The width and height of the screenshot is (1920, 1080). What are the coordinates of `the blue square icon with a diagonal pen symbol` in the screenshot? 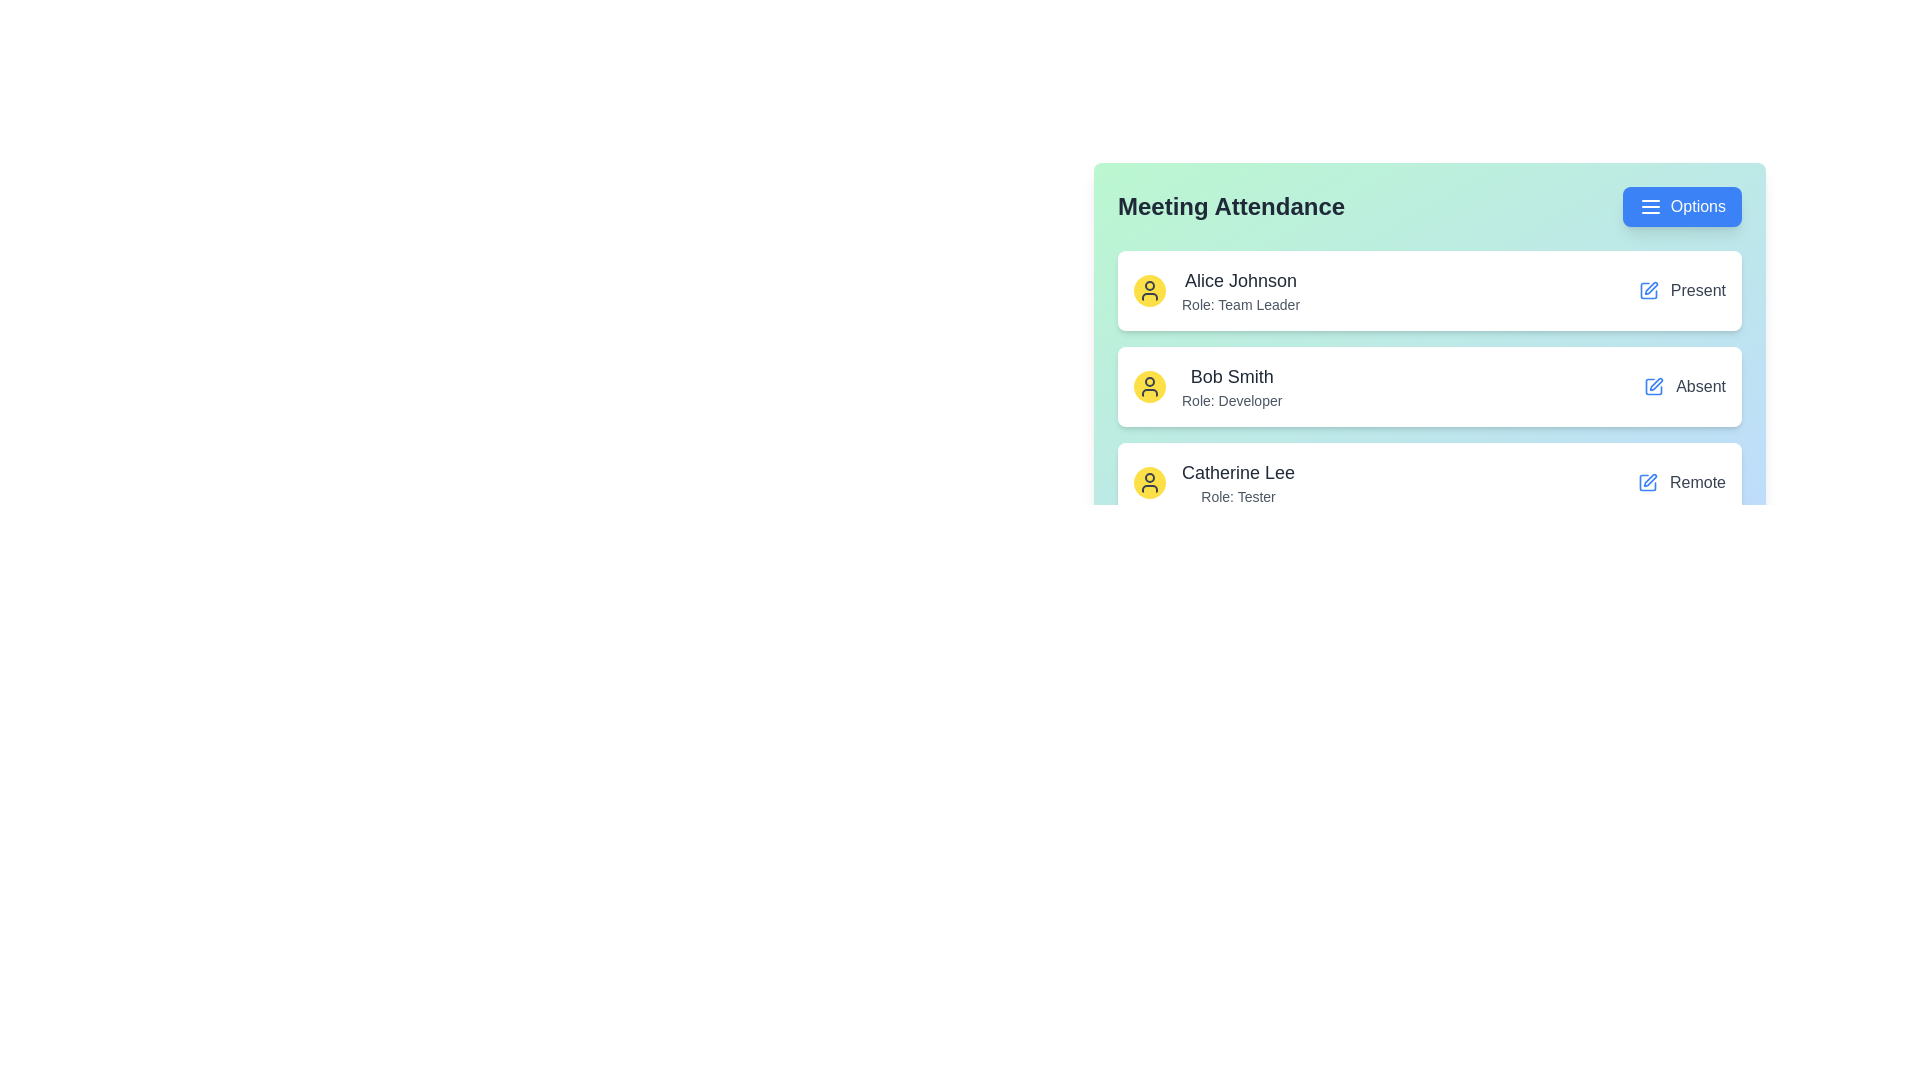 It's located at (1648, 290).